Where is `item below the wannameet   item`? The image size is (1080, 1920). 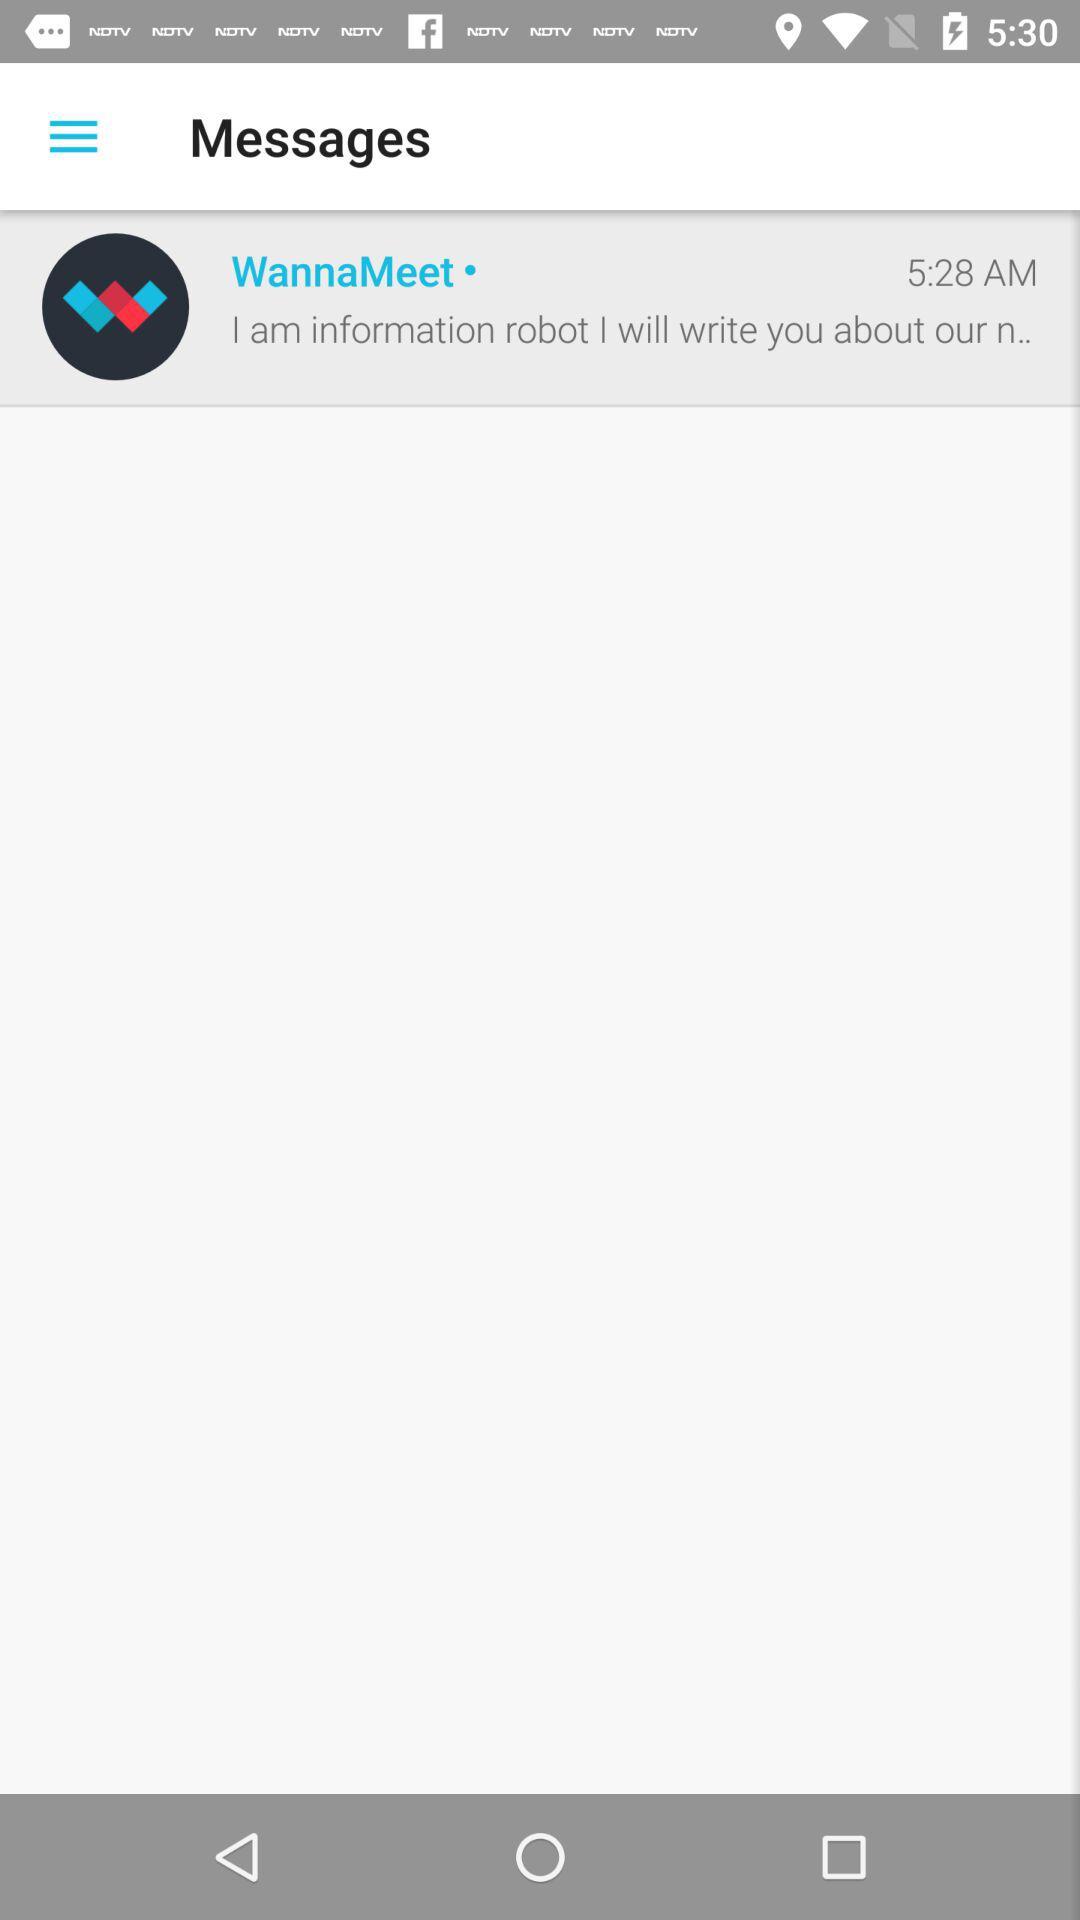
item below the wannameet   item is located at coordinates (634, 328).